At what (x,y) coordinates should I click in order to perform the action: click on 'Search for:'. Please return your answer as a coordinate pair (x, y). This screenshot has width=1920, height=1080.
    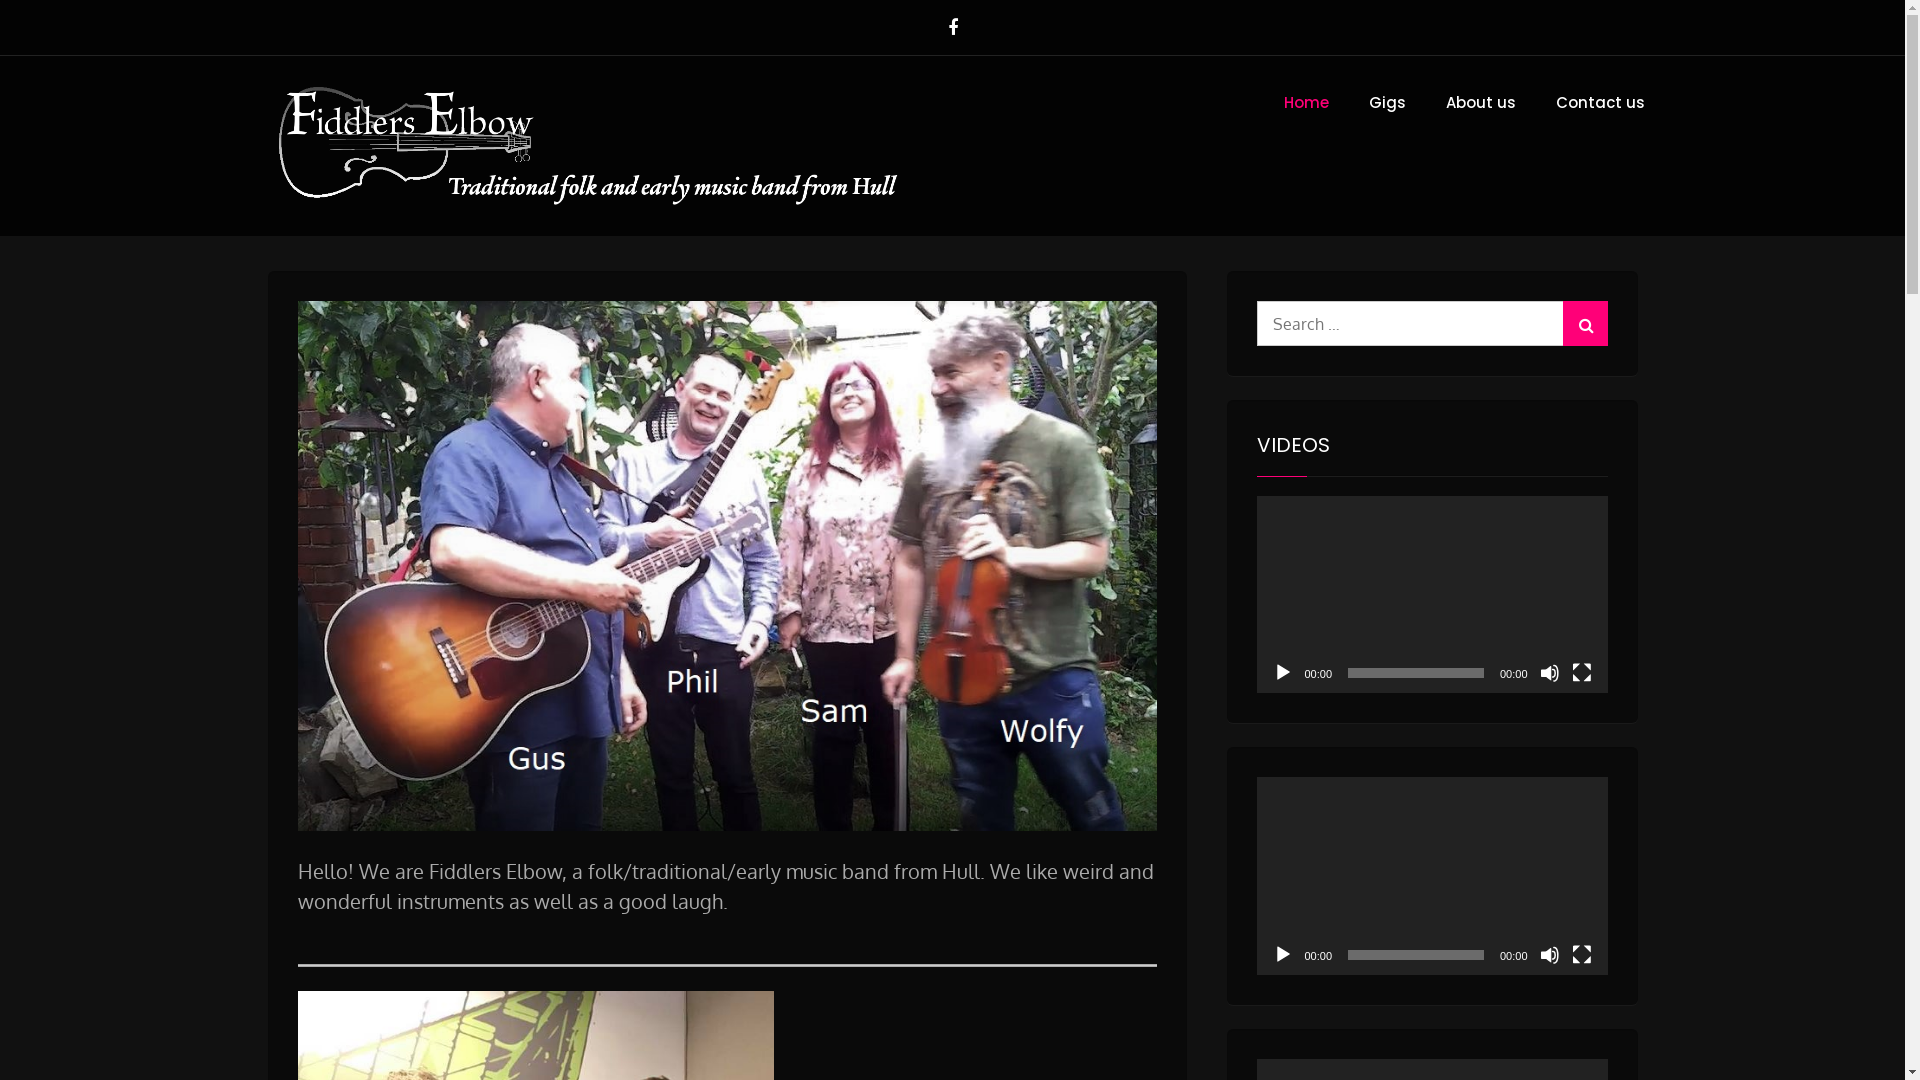
    Looking at the image, I should click on (1430, 322).